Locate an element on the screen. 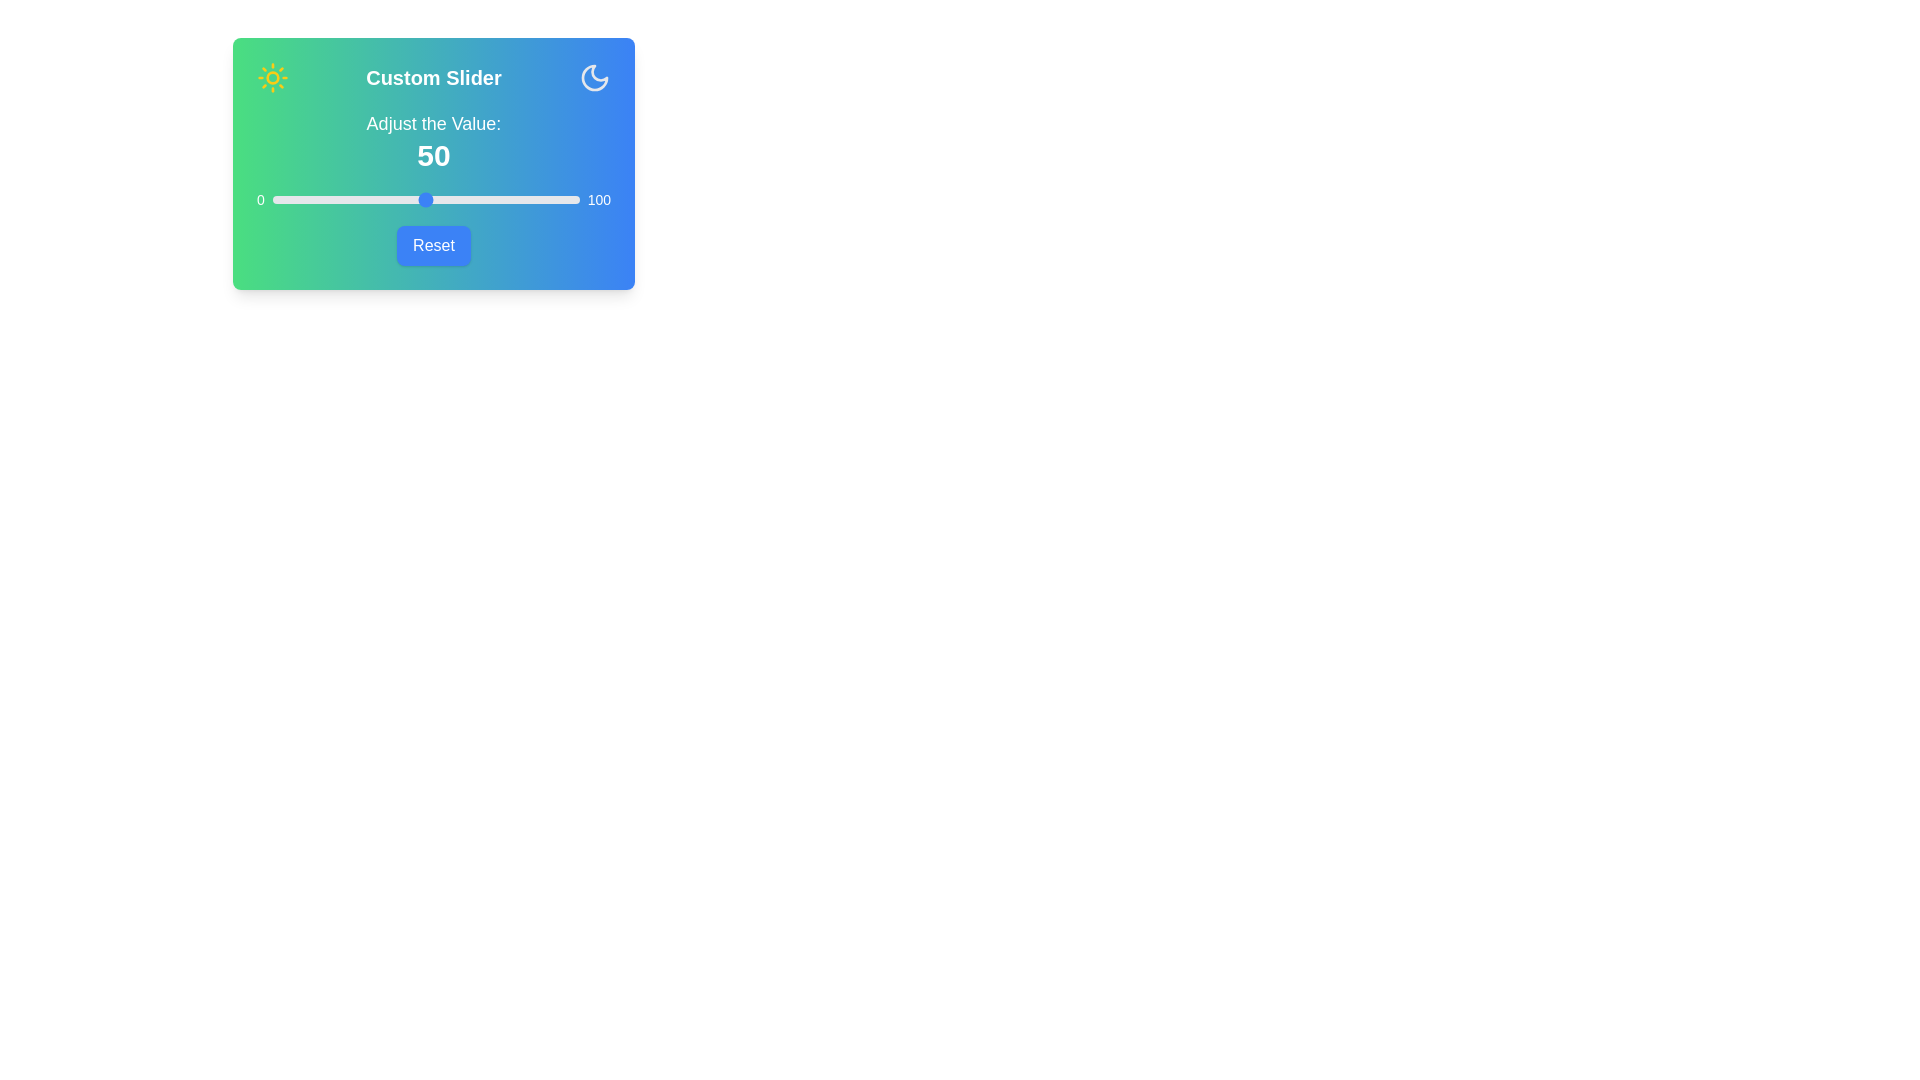 The width and height of the screenshot is (1920, 1080). the gradient background of the component is located at coordinates (432, 163).